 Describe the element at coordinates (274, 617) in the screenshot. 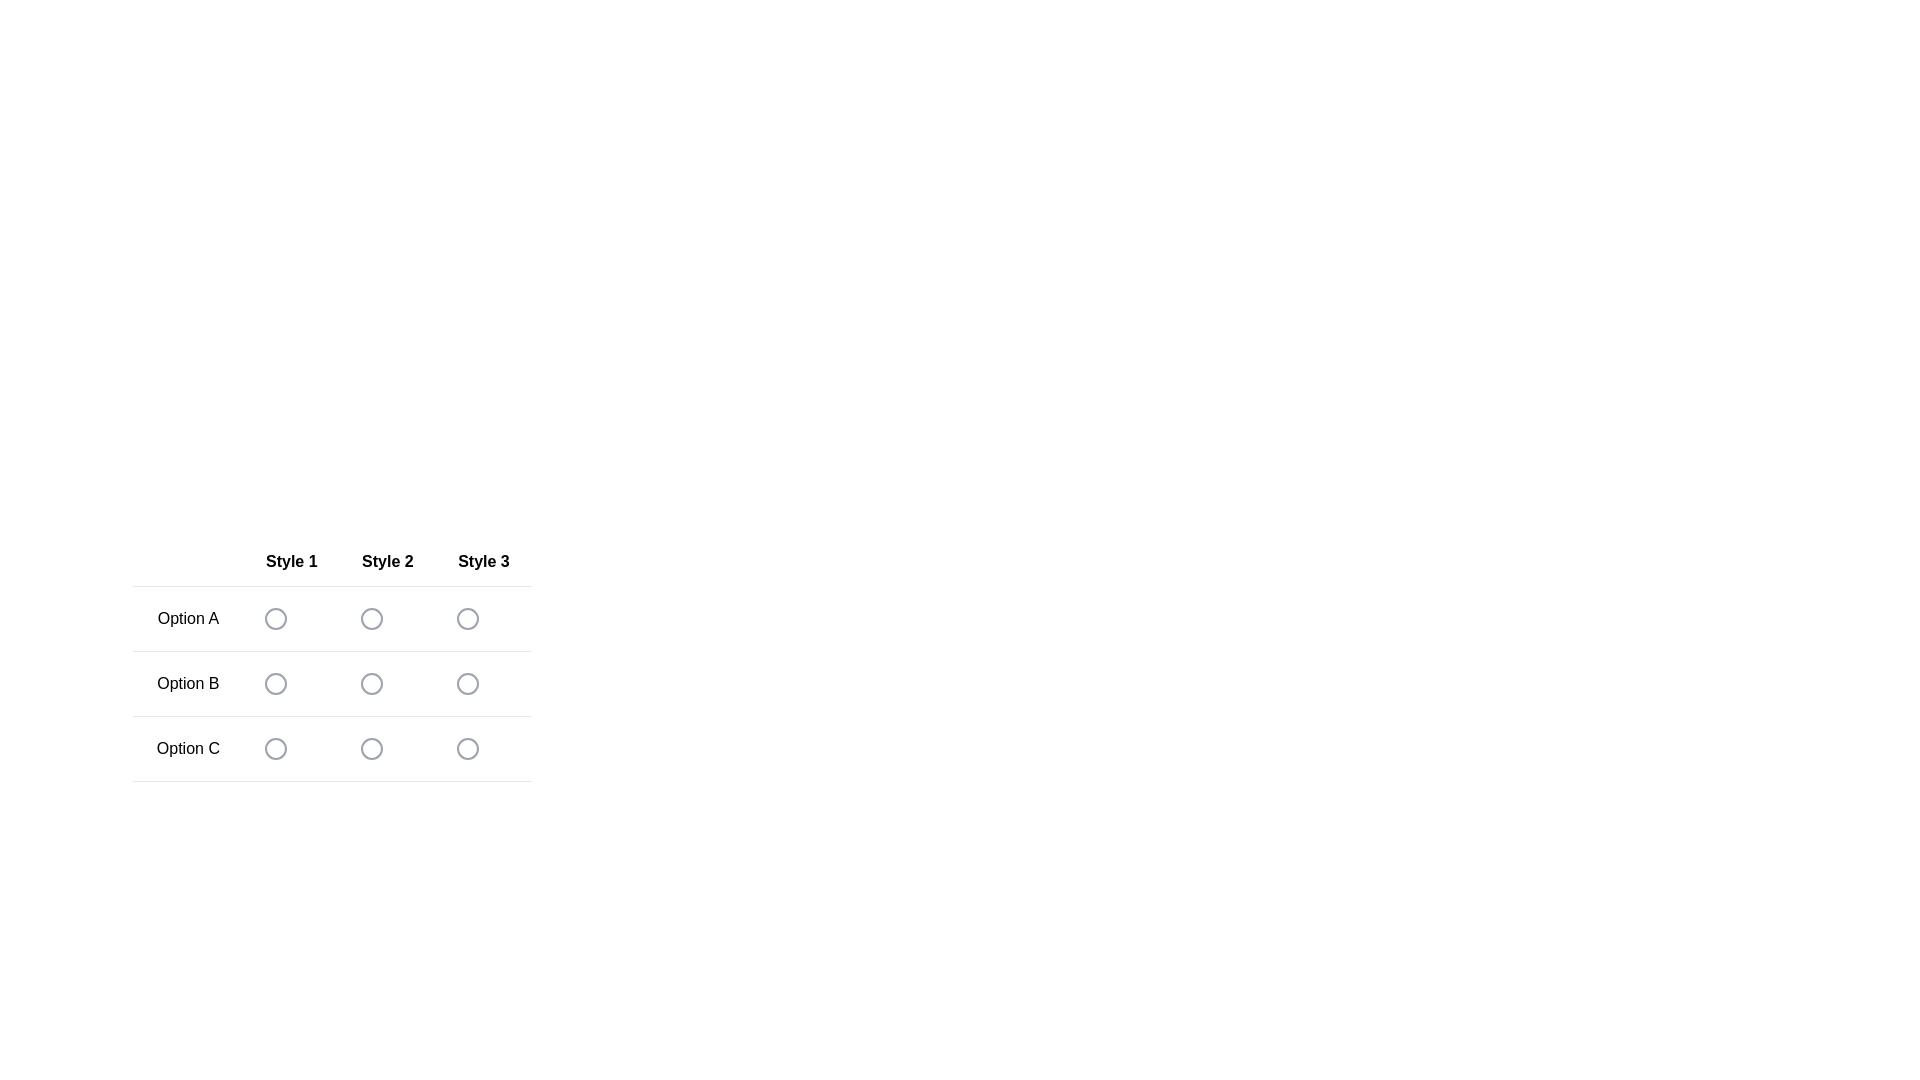

I see `the first circular radio button under 'Style 1'` at that location.